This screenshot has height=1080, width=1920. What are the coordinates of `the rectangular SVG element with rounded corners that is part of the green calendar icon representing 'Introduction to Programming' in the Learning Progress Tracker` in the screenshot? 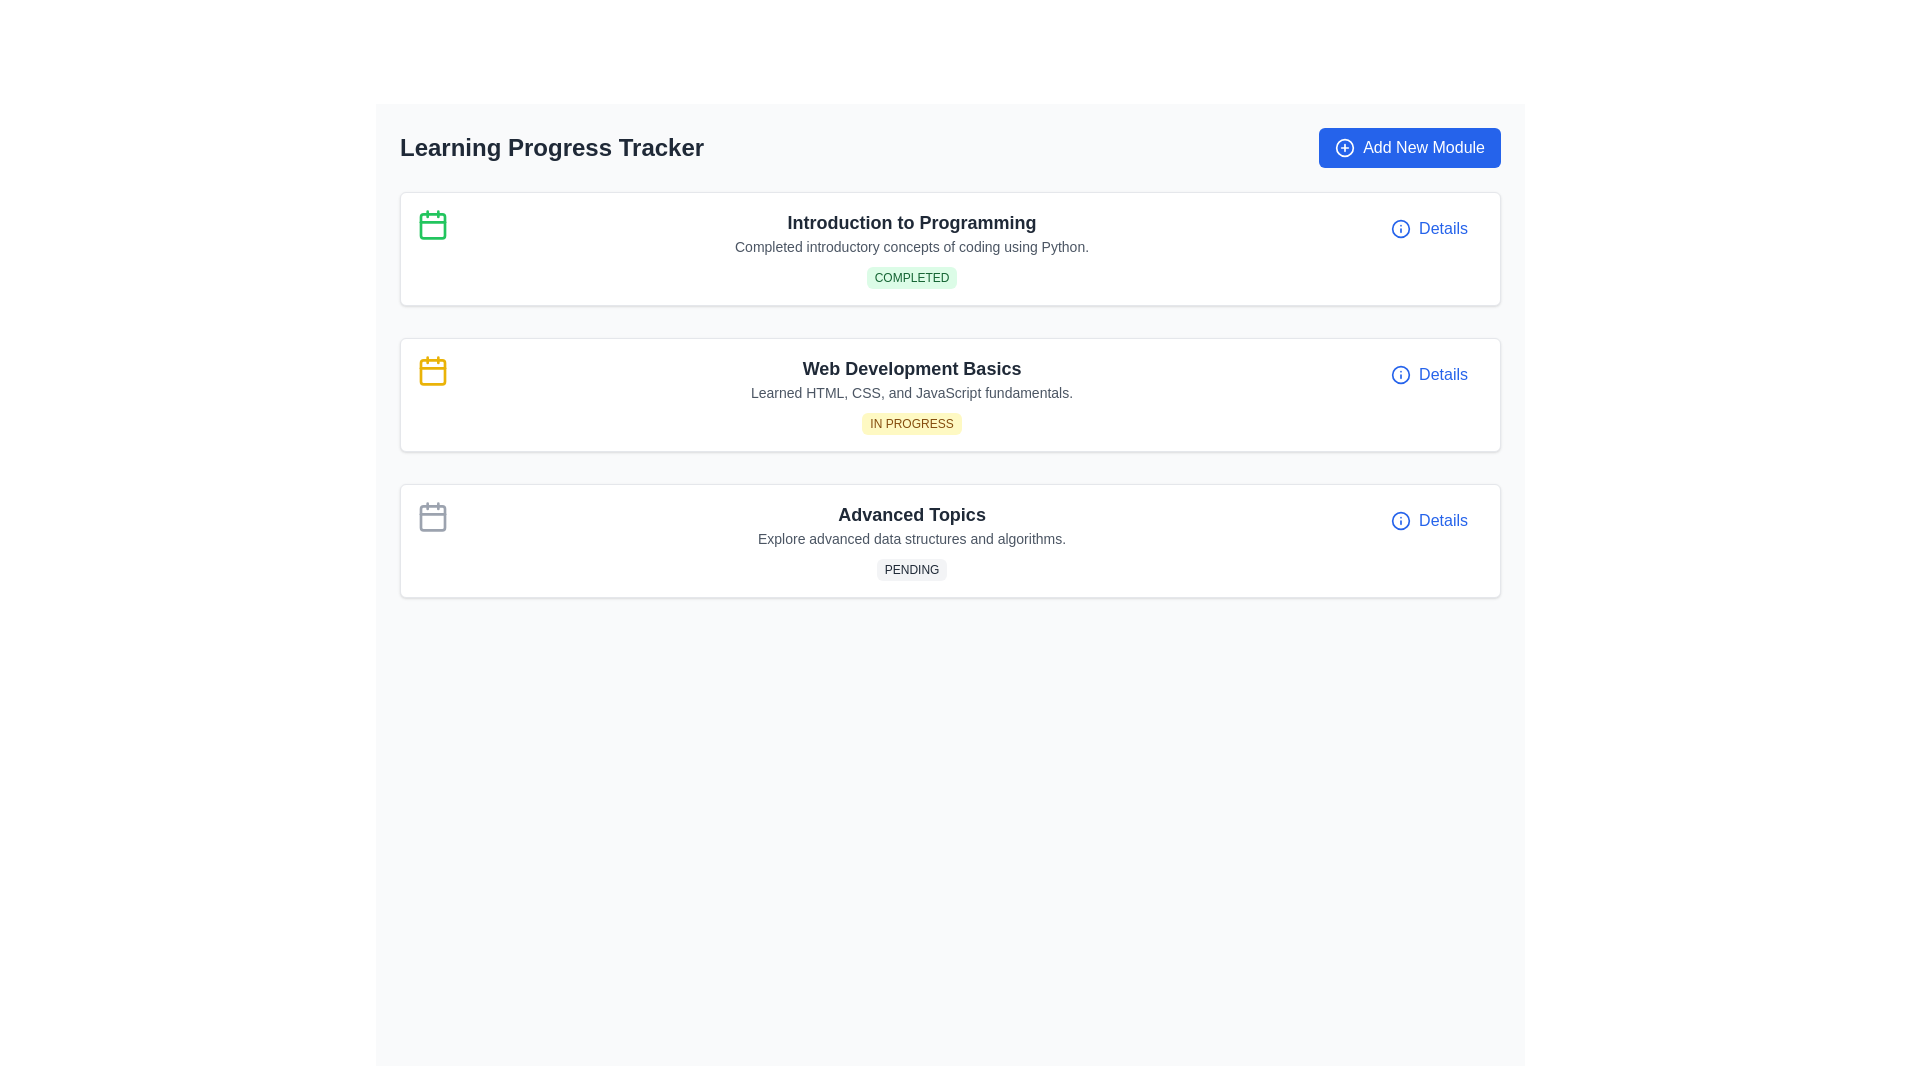 It's located at (431, 225).